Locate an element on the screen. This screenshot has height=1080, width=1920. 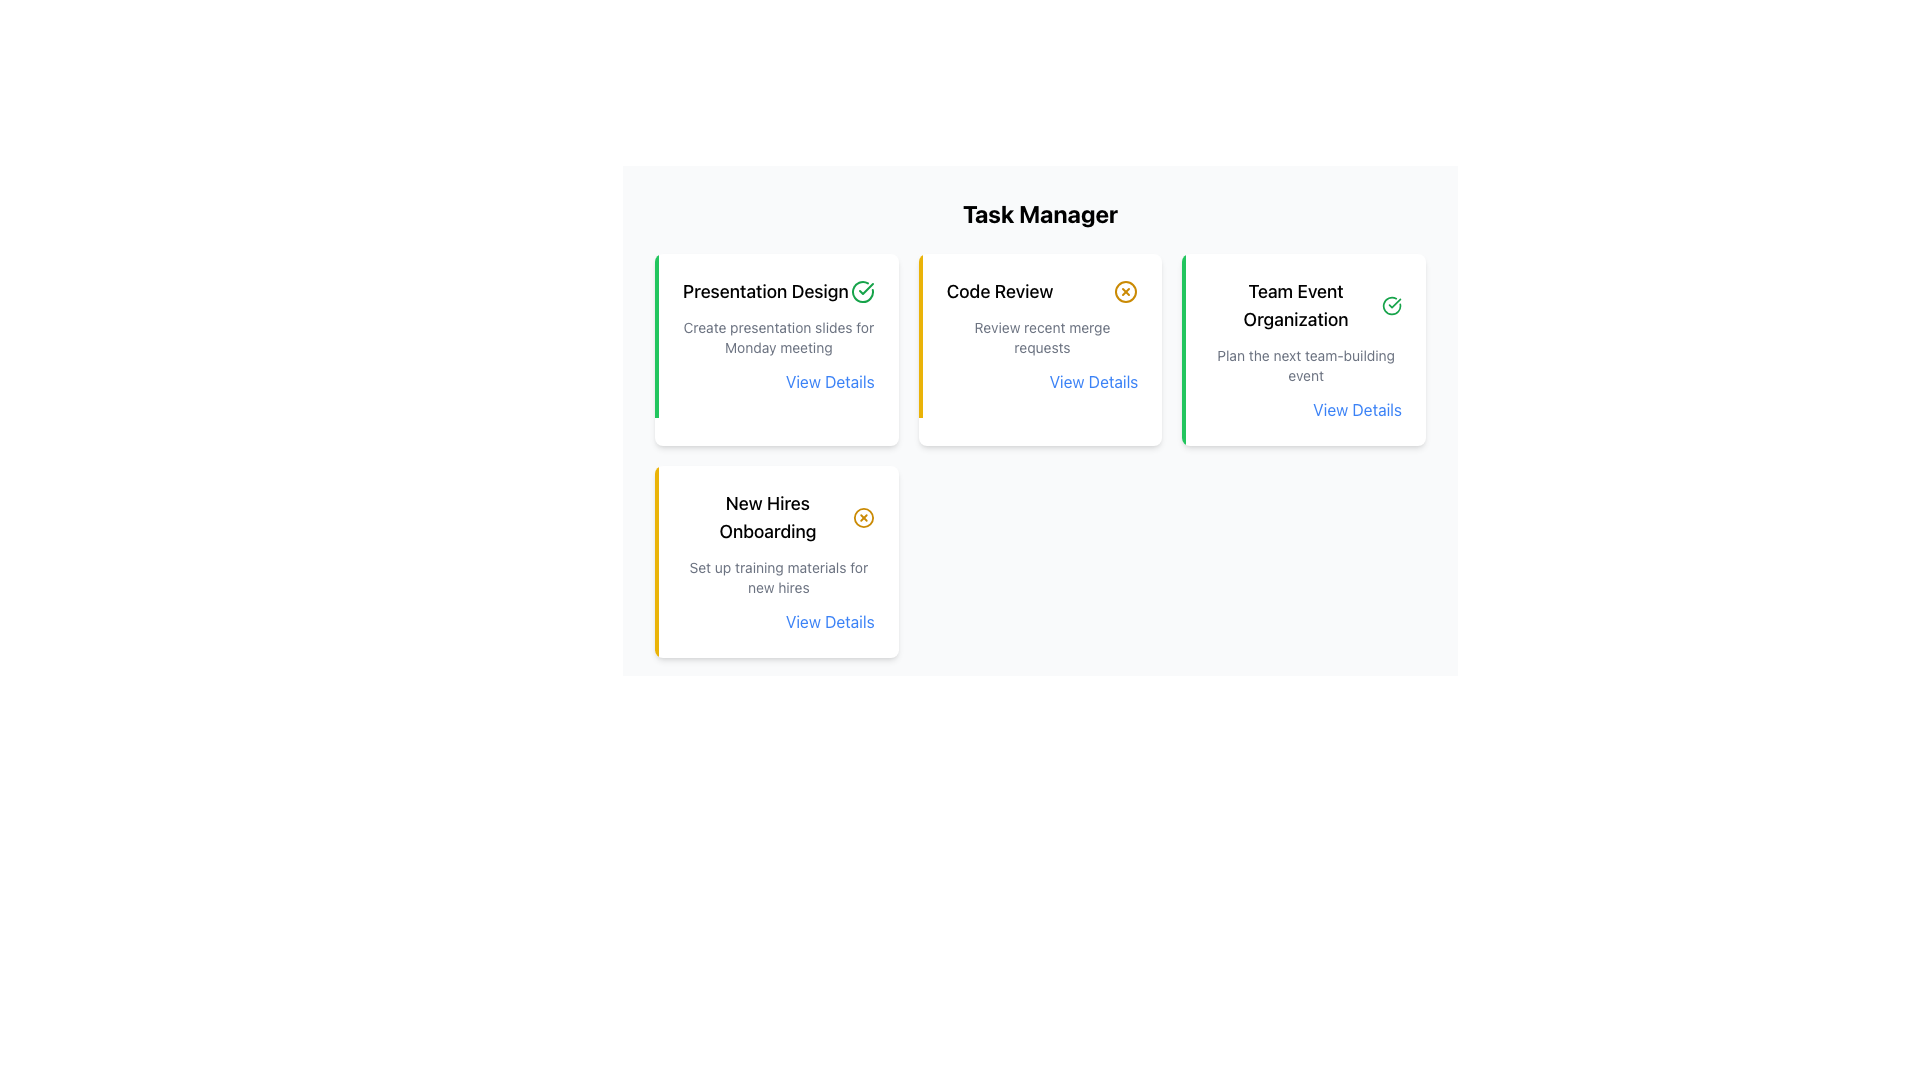
text label displaying 'Create presentation slides for Monday meeting', which is visually distinct and located below the header 'Presentation Design' is located at coordinates (777, 337).